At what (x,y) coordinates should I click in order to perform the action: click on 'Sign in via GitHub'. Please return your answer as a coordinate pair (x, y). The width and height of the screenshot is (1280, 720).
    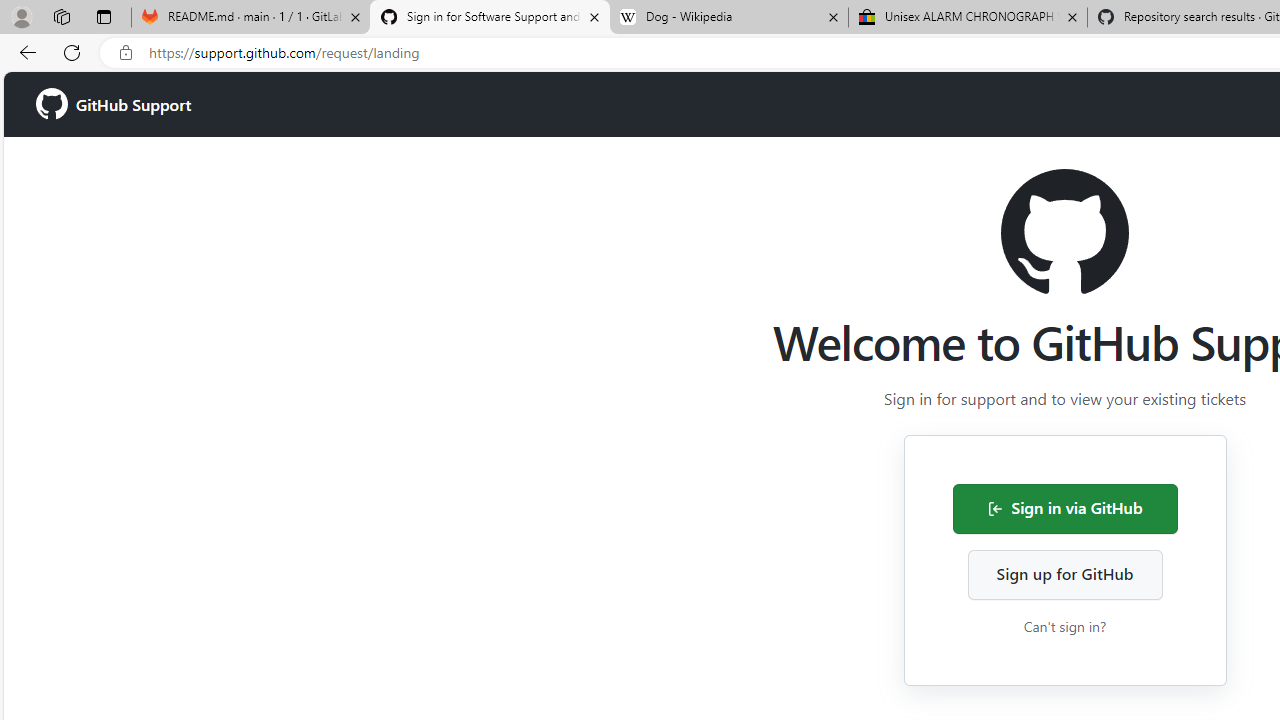
    Looking at the image, I should click on (1063, 507).